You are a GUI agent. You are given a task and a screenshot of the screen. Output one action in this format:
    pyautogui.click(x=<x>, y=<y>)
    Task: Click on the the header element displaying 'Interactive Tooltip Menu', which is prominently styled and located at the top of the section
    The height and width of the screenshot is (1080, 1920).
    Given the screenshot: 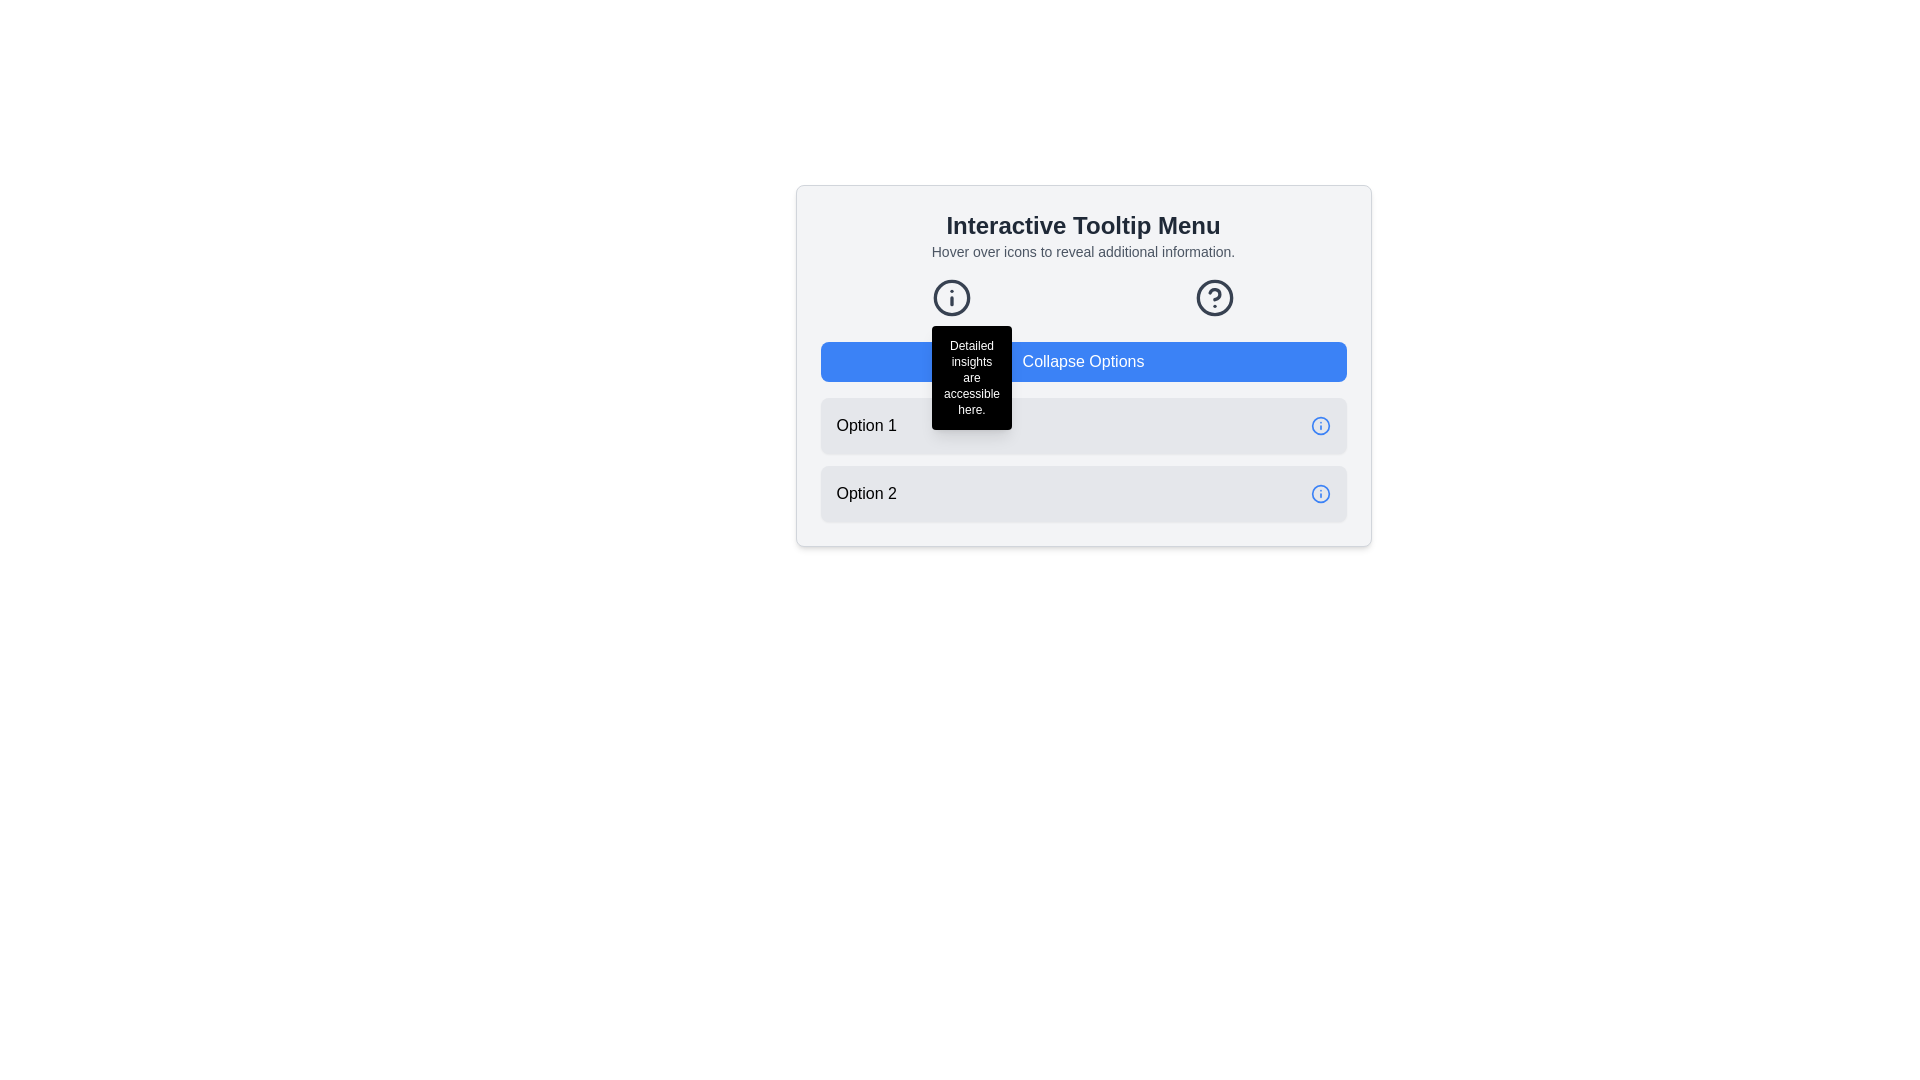 What is the action you would take?
    pyautogui.click(x=1082, y=225)
    